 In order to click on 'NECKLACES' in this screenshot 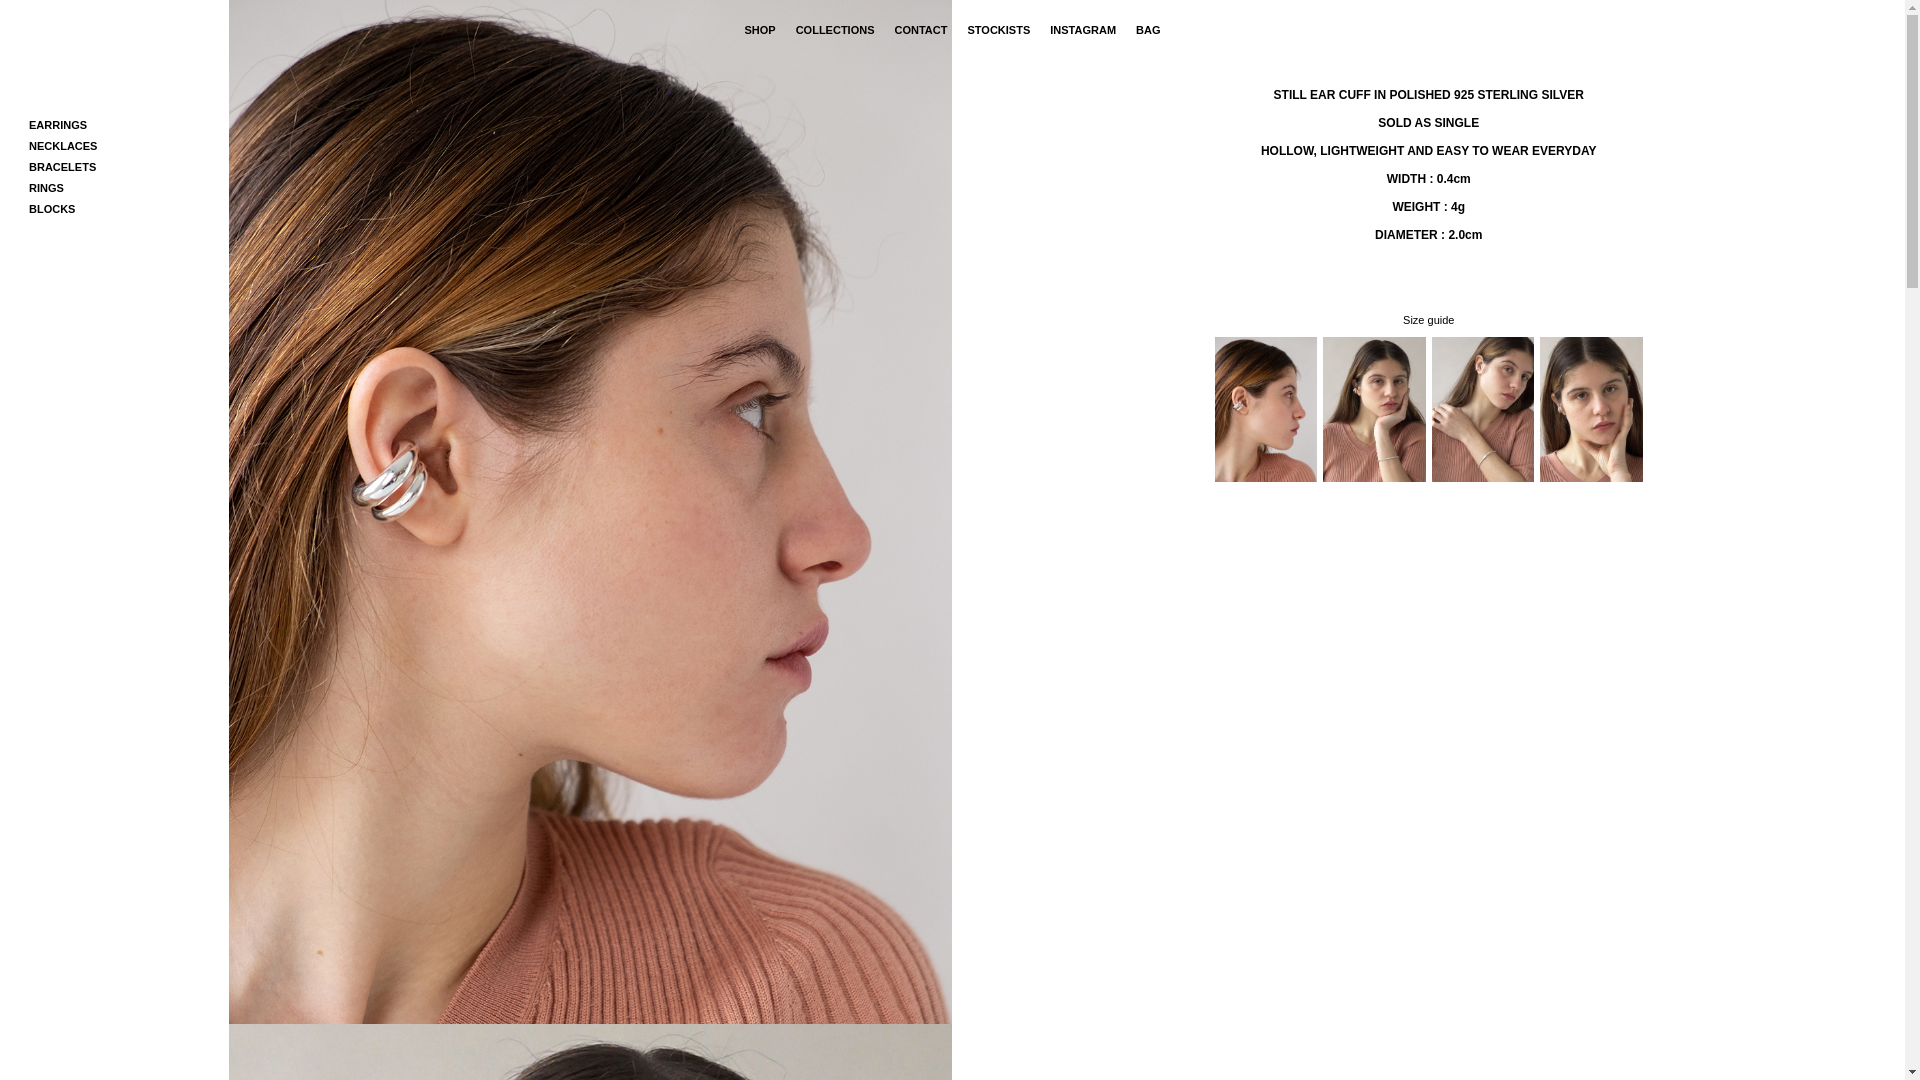, I will do `click(62, 145)`.